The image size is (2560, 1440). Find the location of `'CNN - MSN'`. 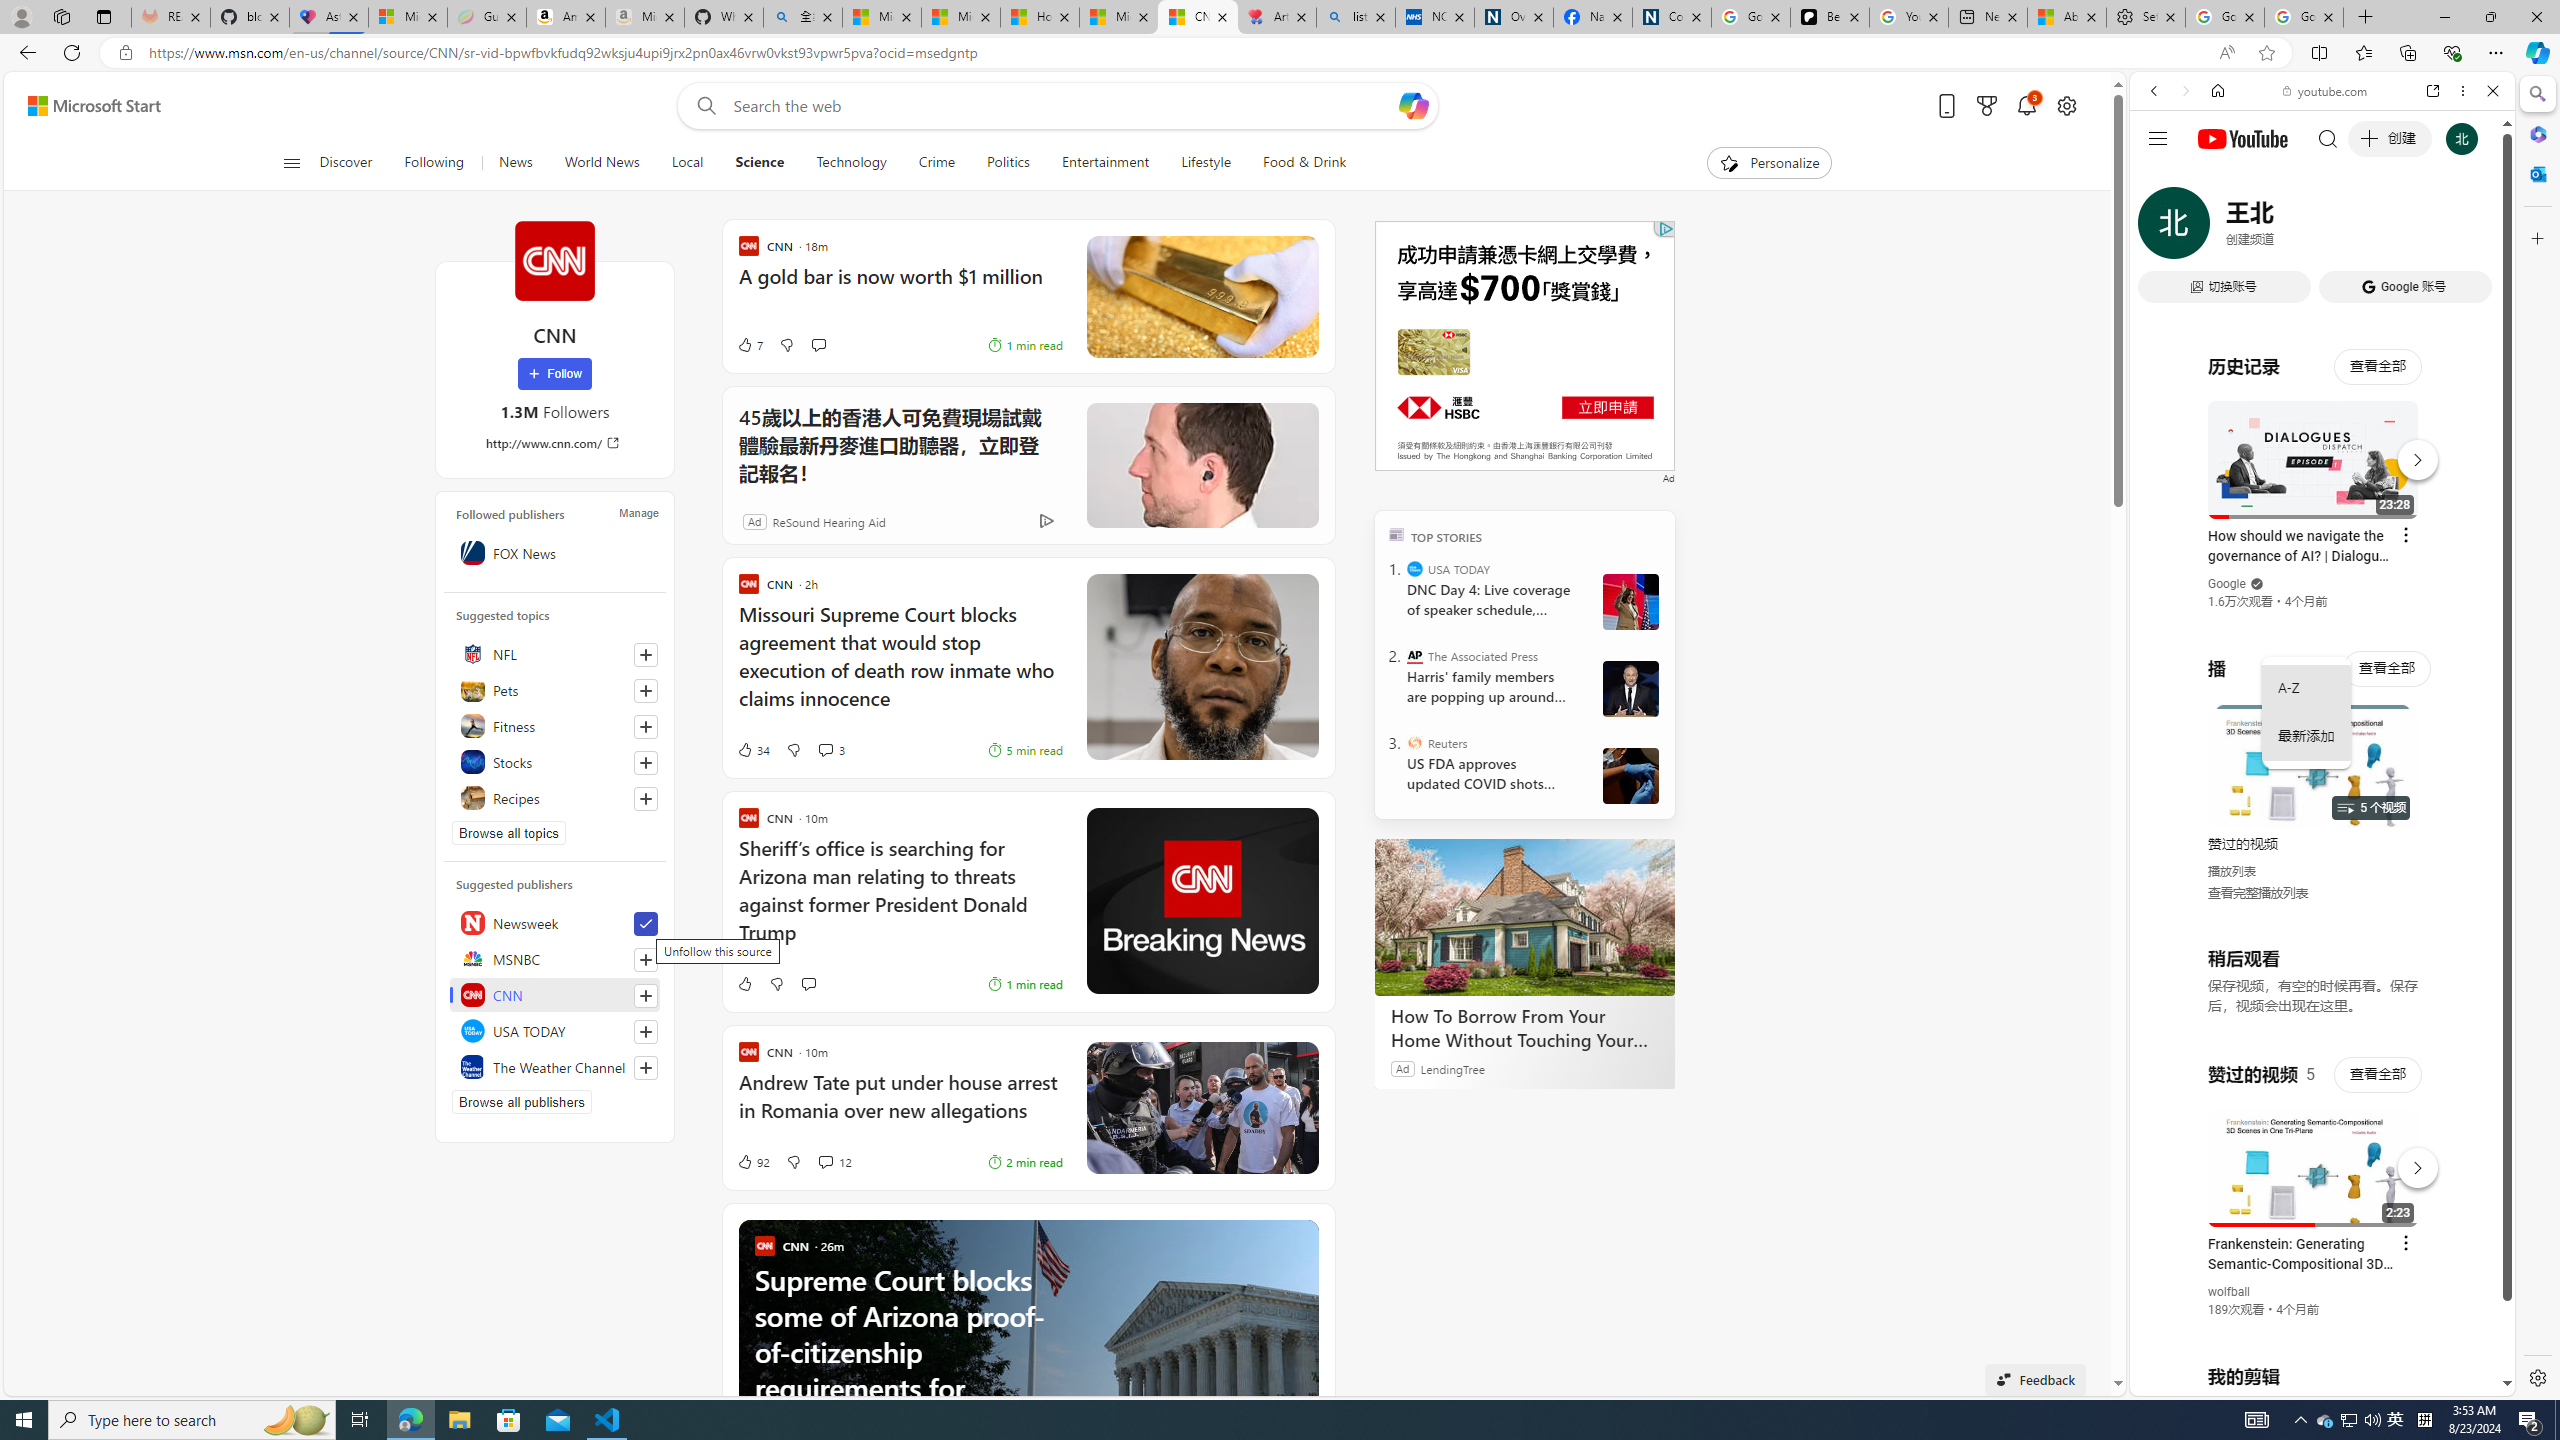

'CNN - MSN' is located at coordinates (1198, 16).